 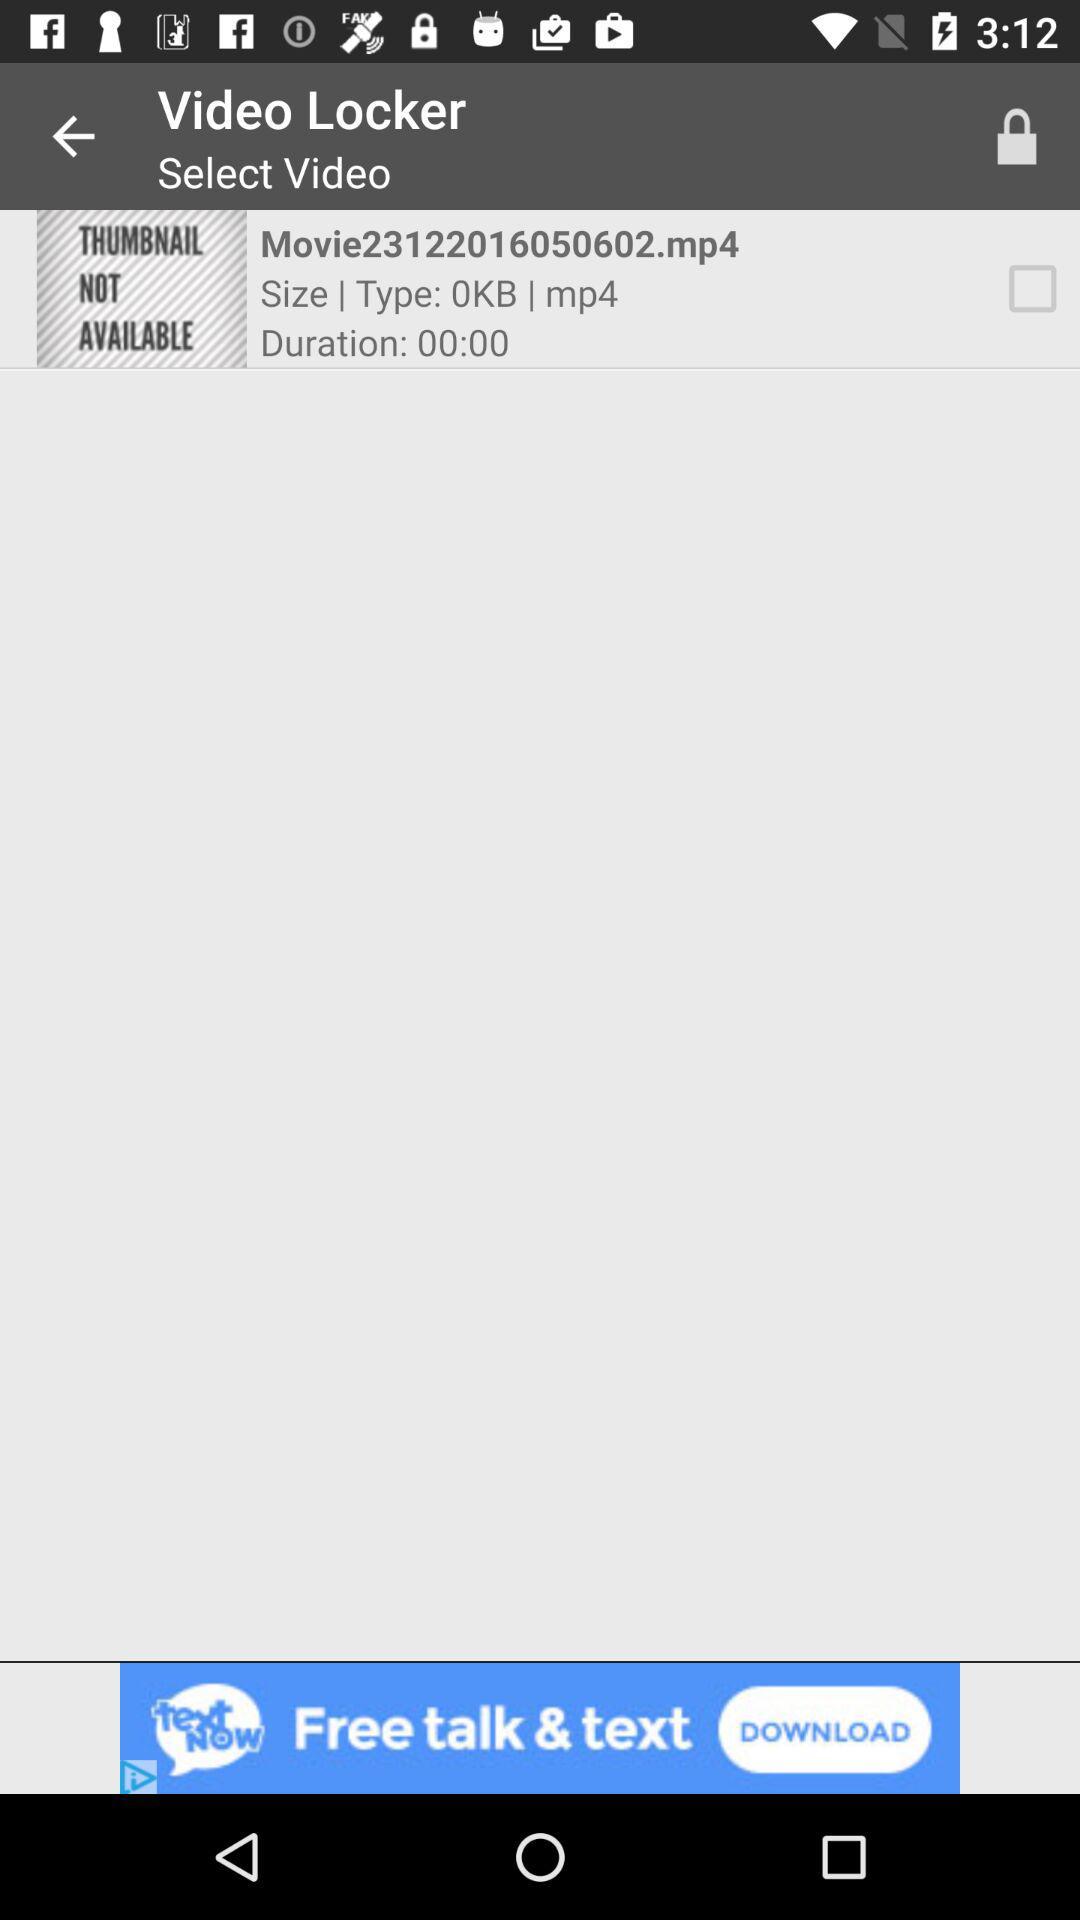 What do you see at coordinates (521, 242) in the screenshot?
I see `the app below select video item` at bounding box center [521, 242].